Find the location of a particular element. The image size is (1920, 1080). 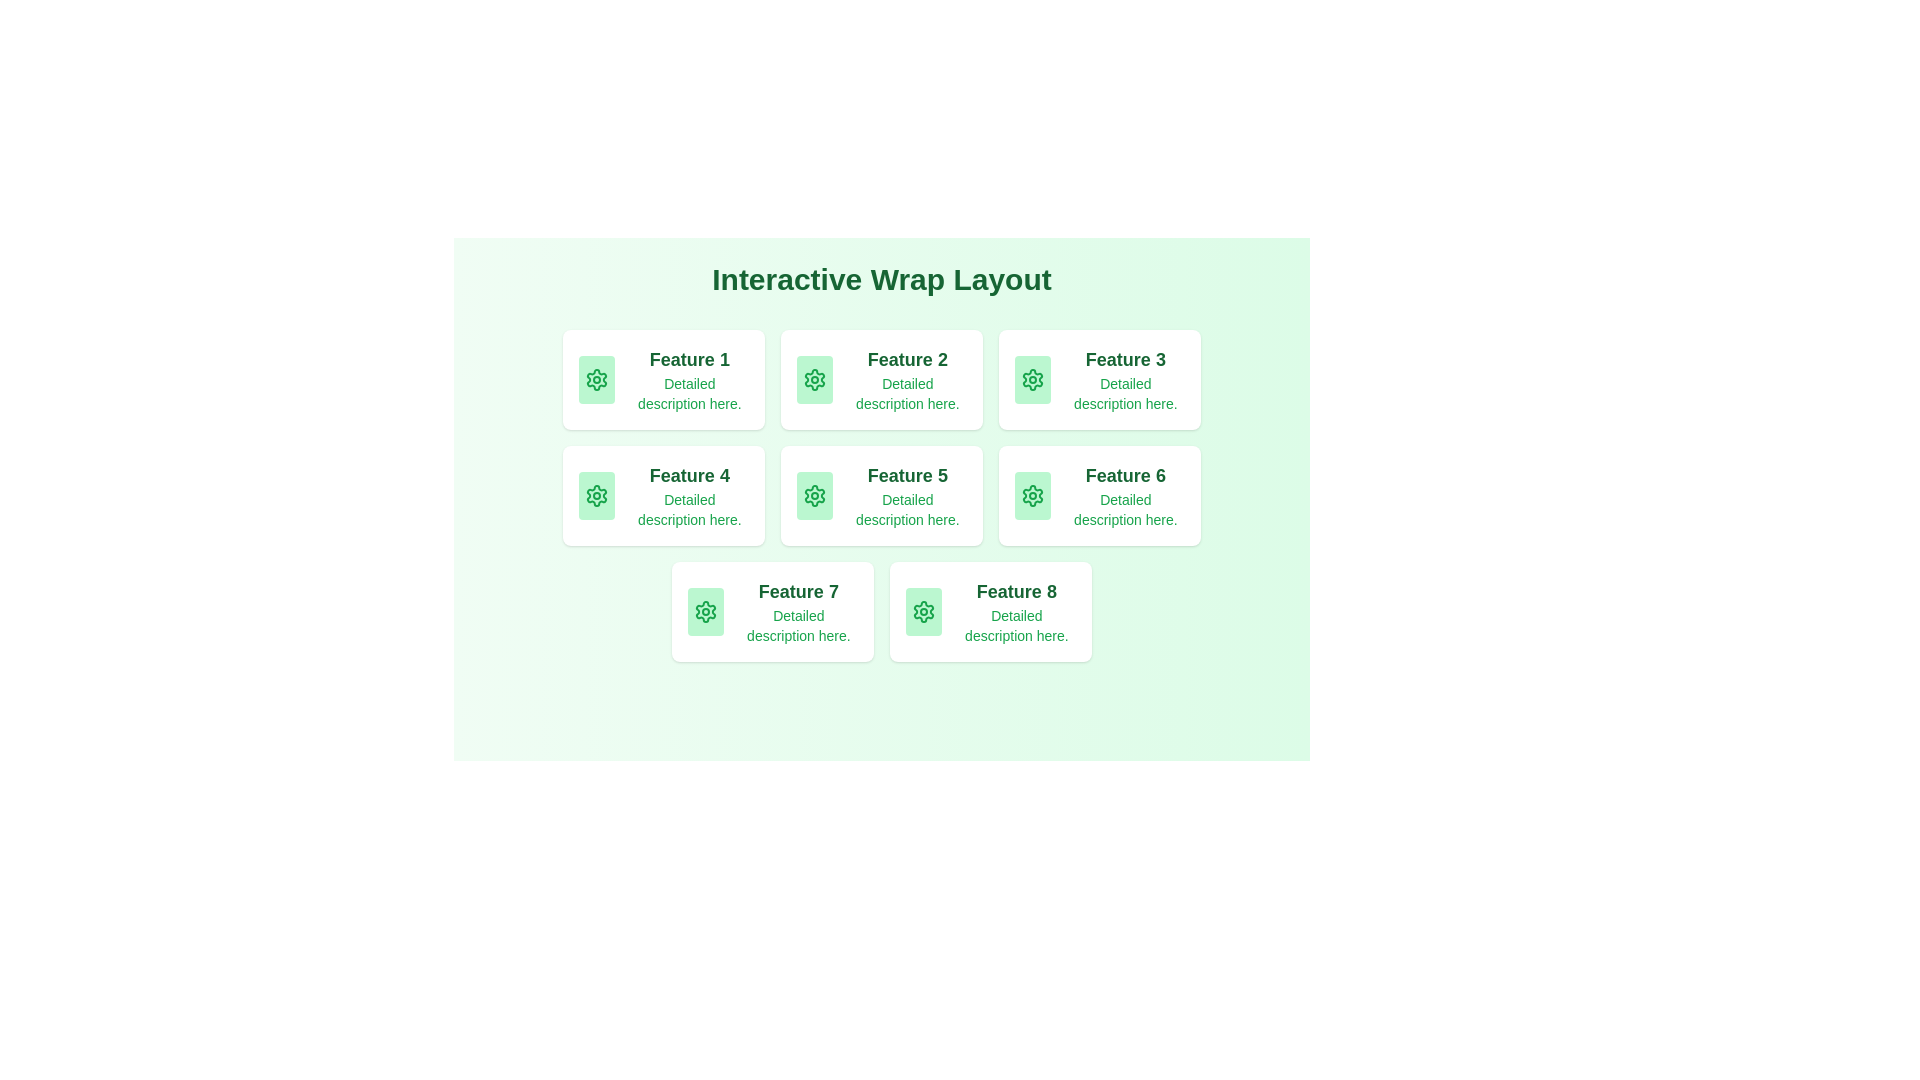

text from the Feature card in the last row and last column of the grid layout, which contains the title 'Feature 8' and its detailed description is located at coordinates (990, 611).